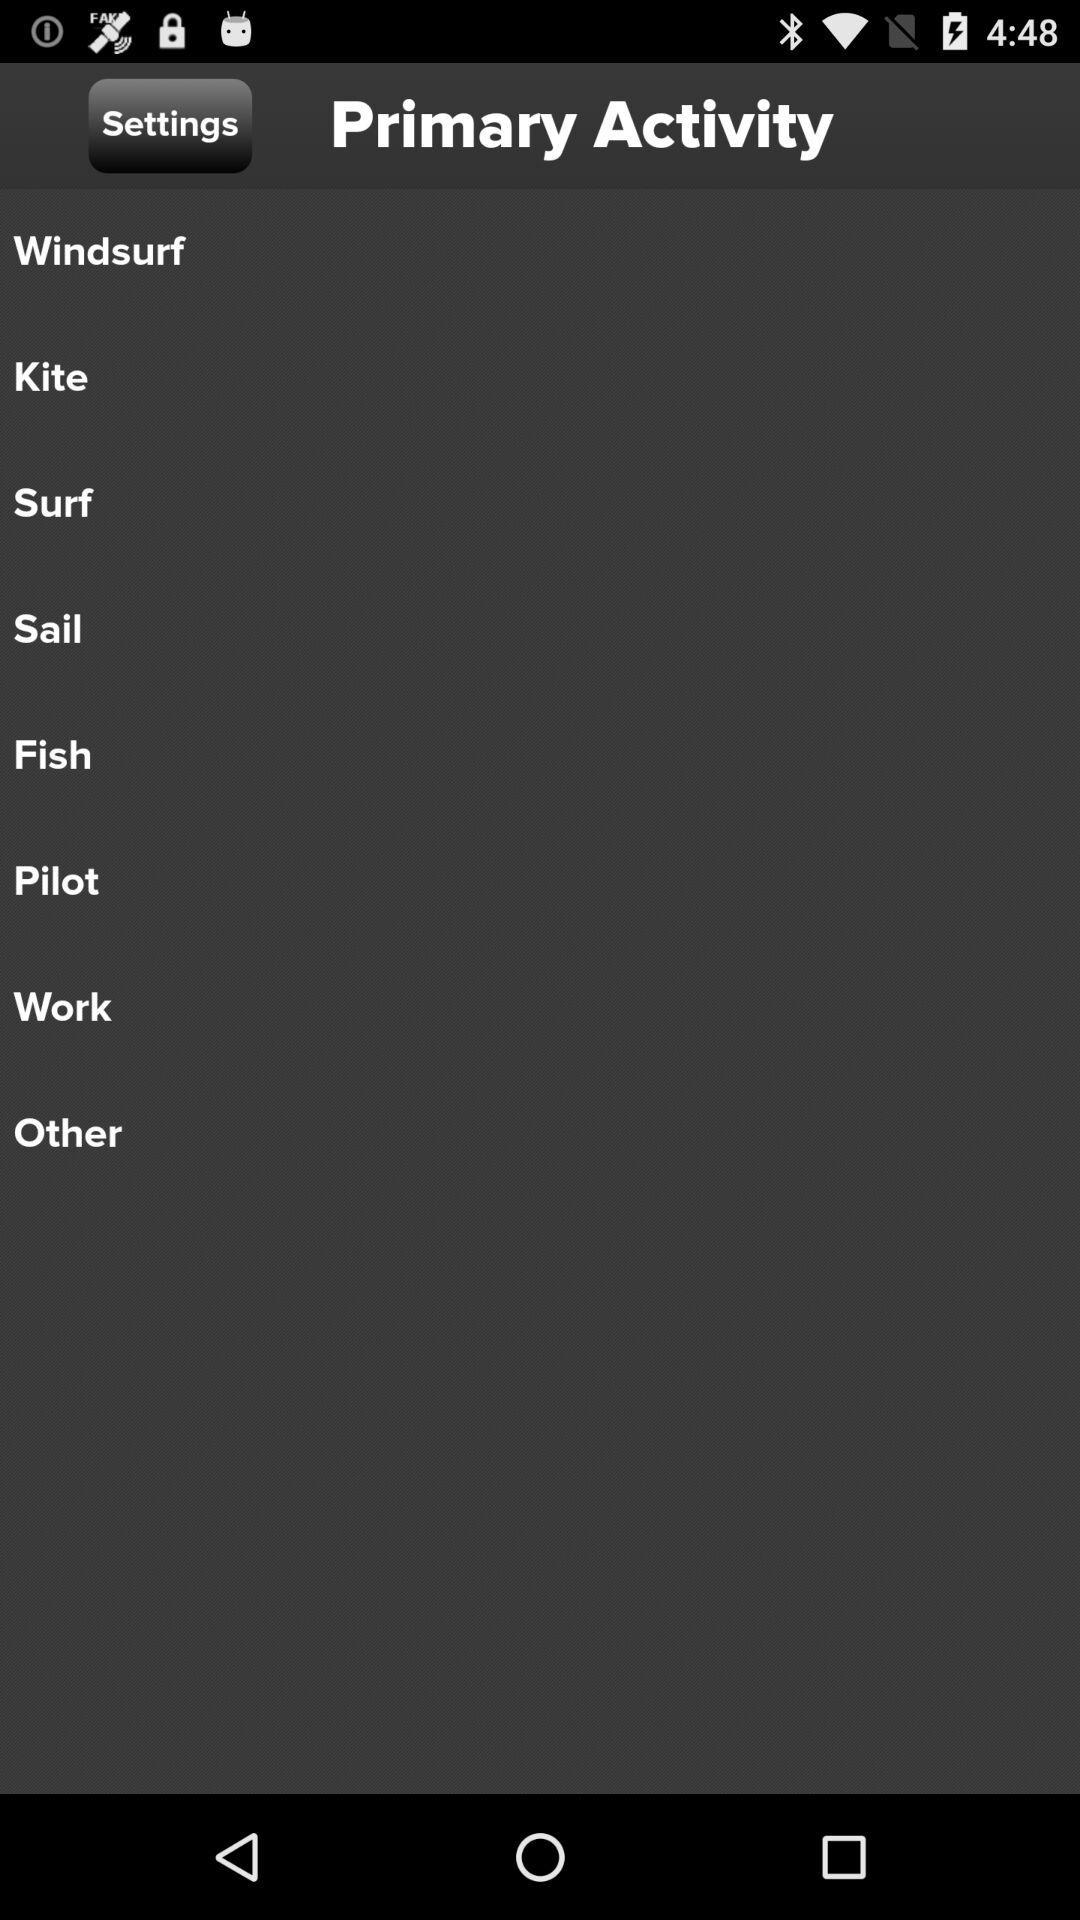  Describe the element at coordinates (525, 1008) in the screenshot. I see `the item below pilot` at that location.